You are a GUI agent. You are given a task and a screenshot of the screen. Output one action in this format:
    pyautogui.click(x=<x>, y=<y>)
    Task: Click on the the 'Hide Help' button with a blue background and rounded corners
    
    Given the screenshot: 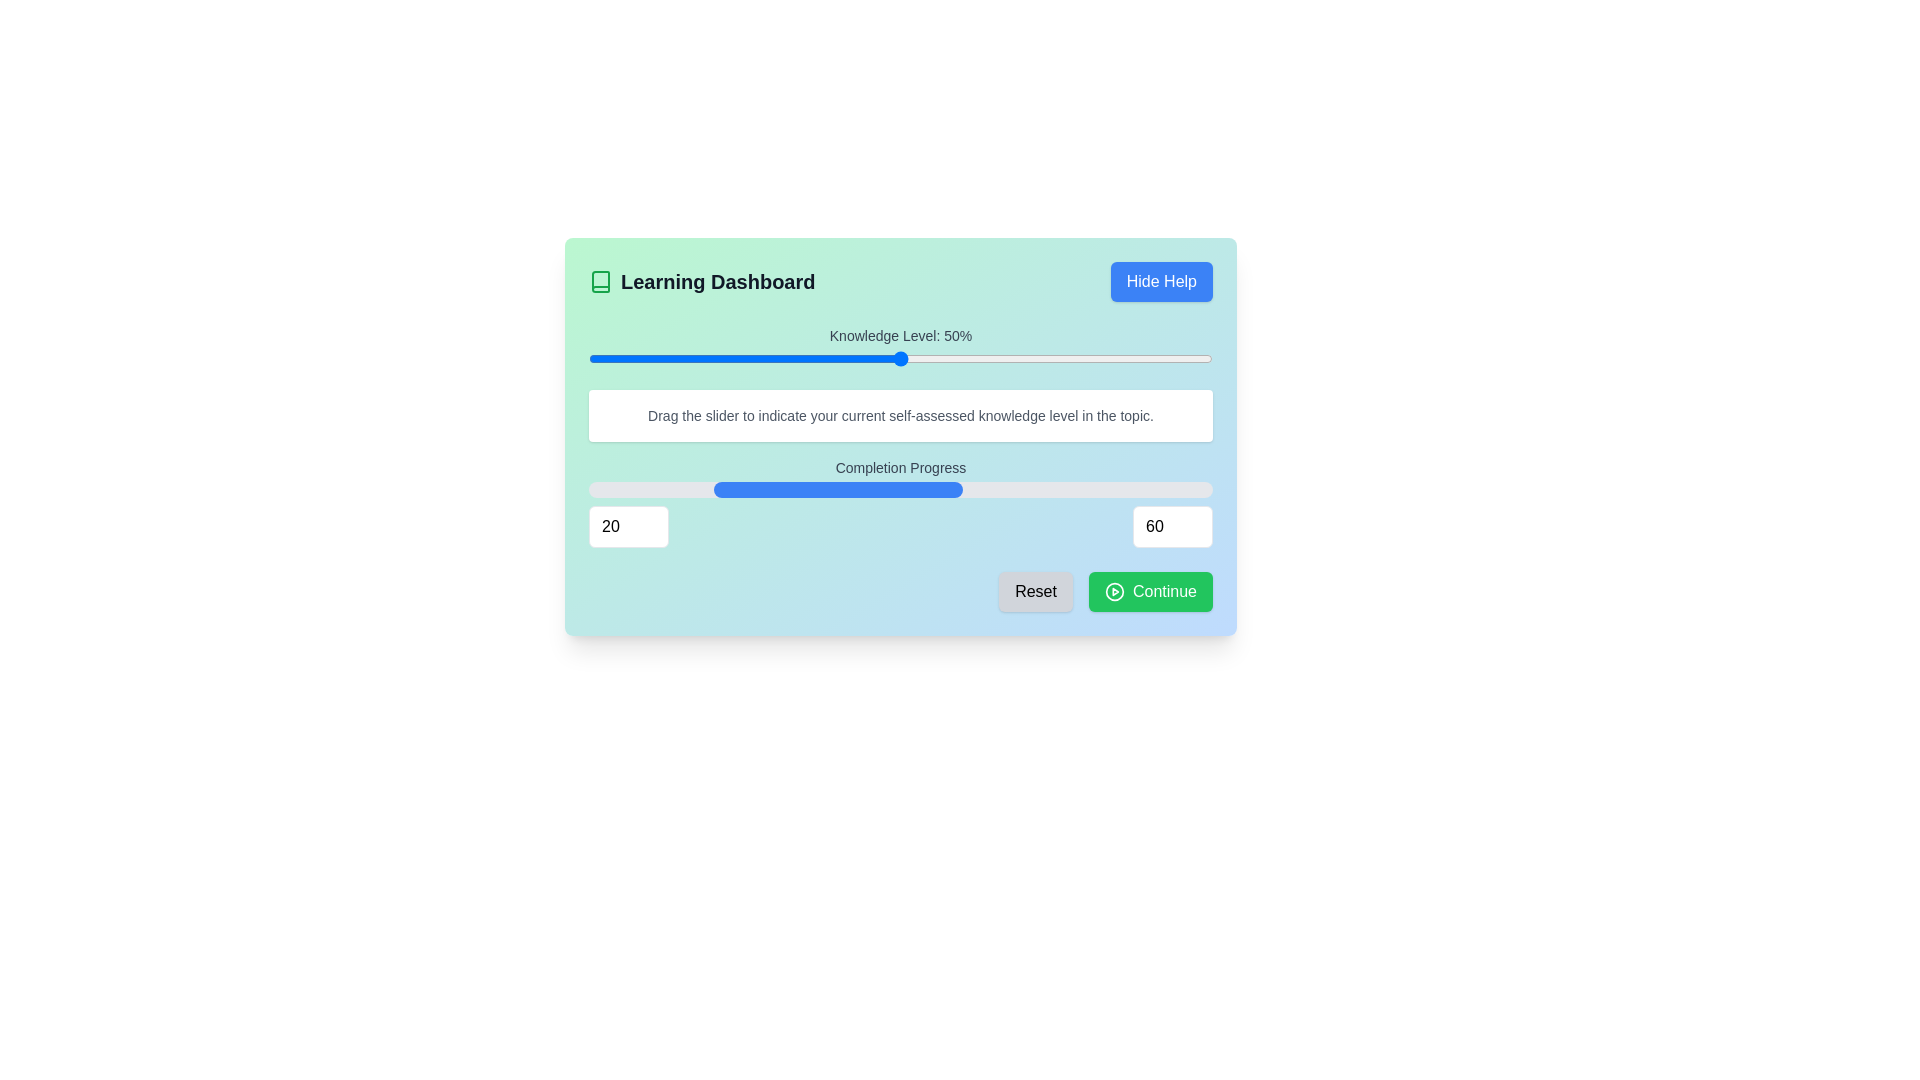 What is the action you would take?
    pyautogui.click(x=1161, y=281)
    